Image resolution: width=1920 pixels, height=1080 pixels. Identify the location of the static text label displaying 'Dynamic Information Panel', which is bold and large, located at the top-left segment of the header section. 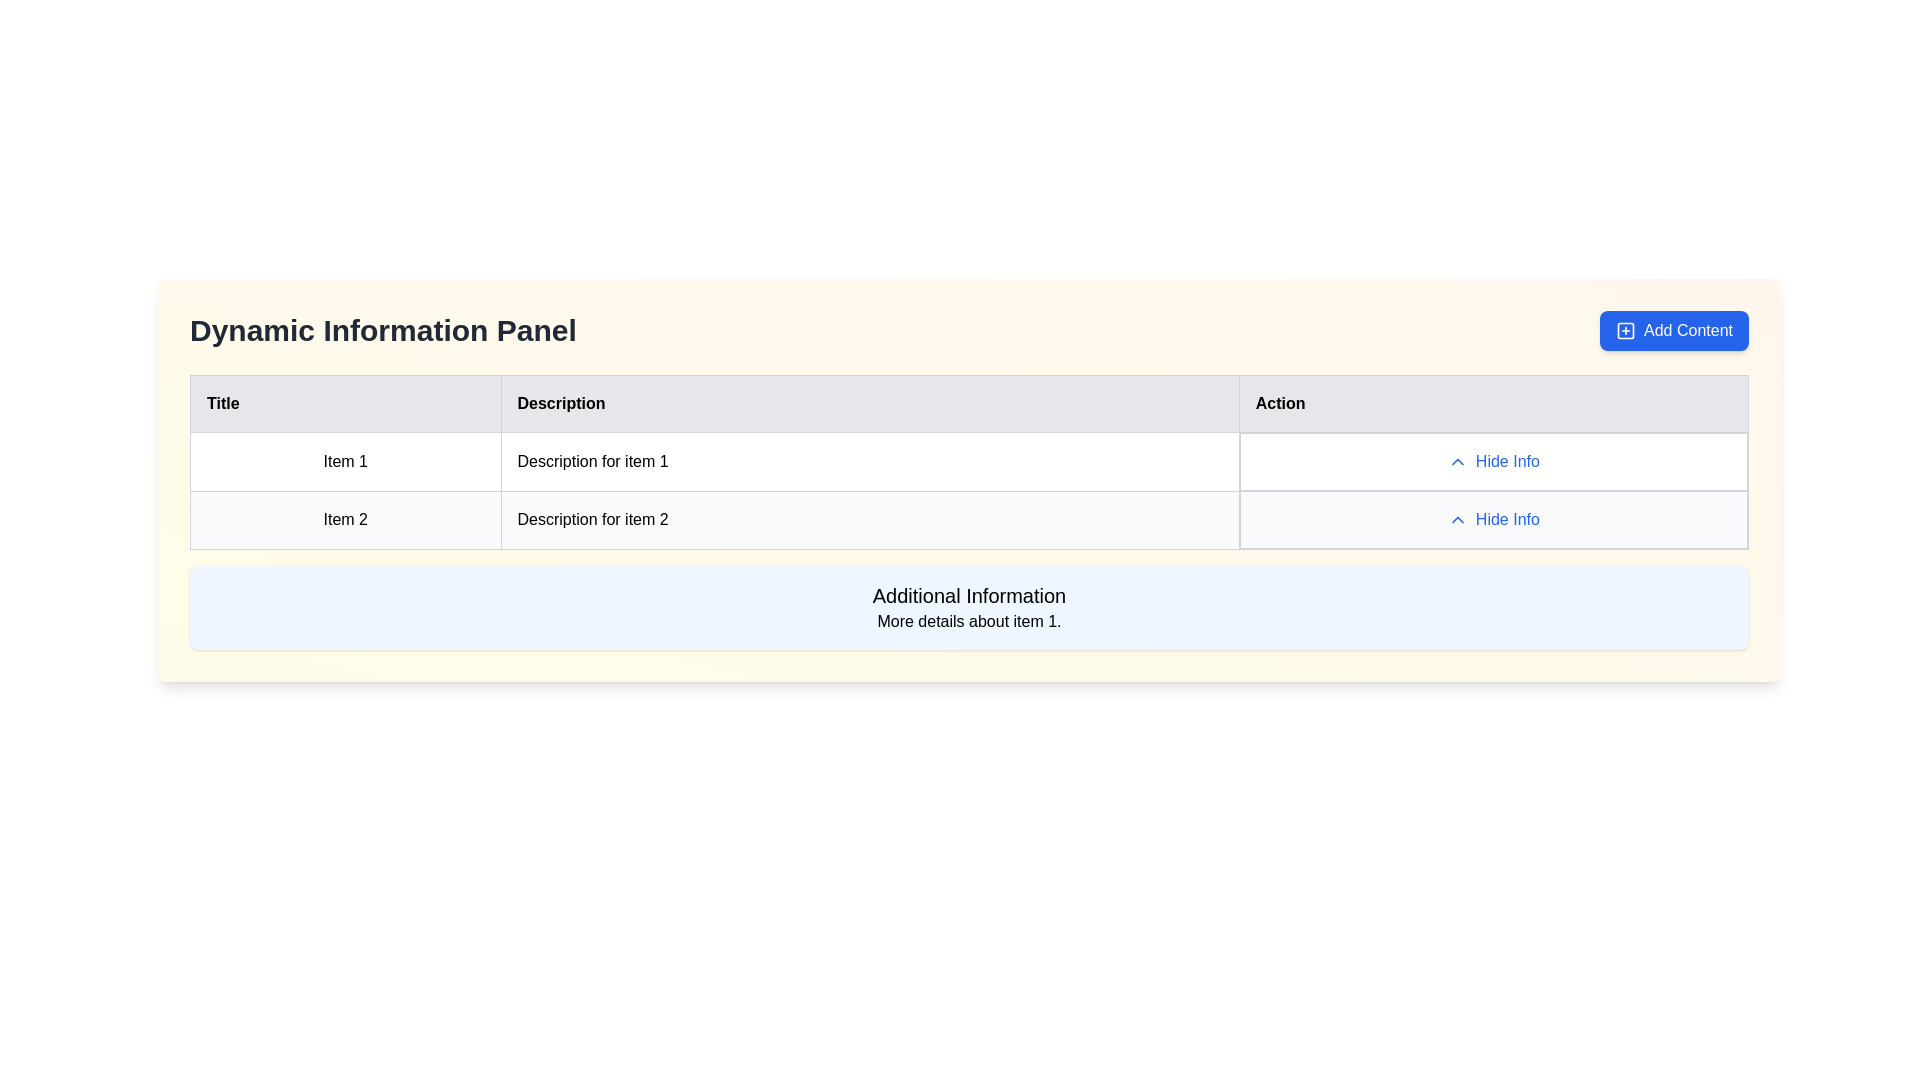
(383, 330).